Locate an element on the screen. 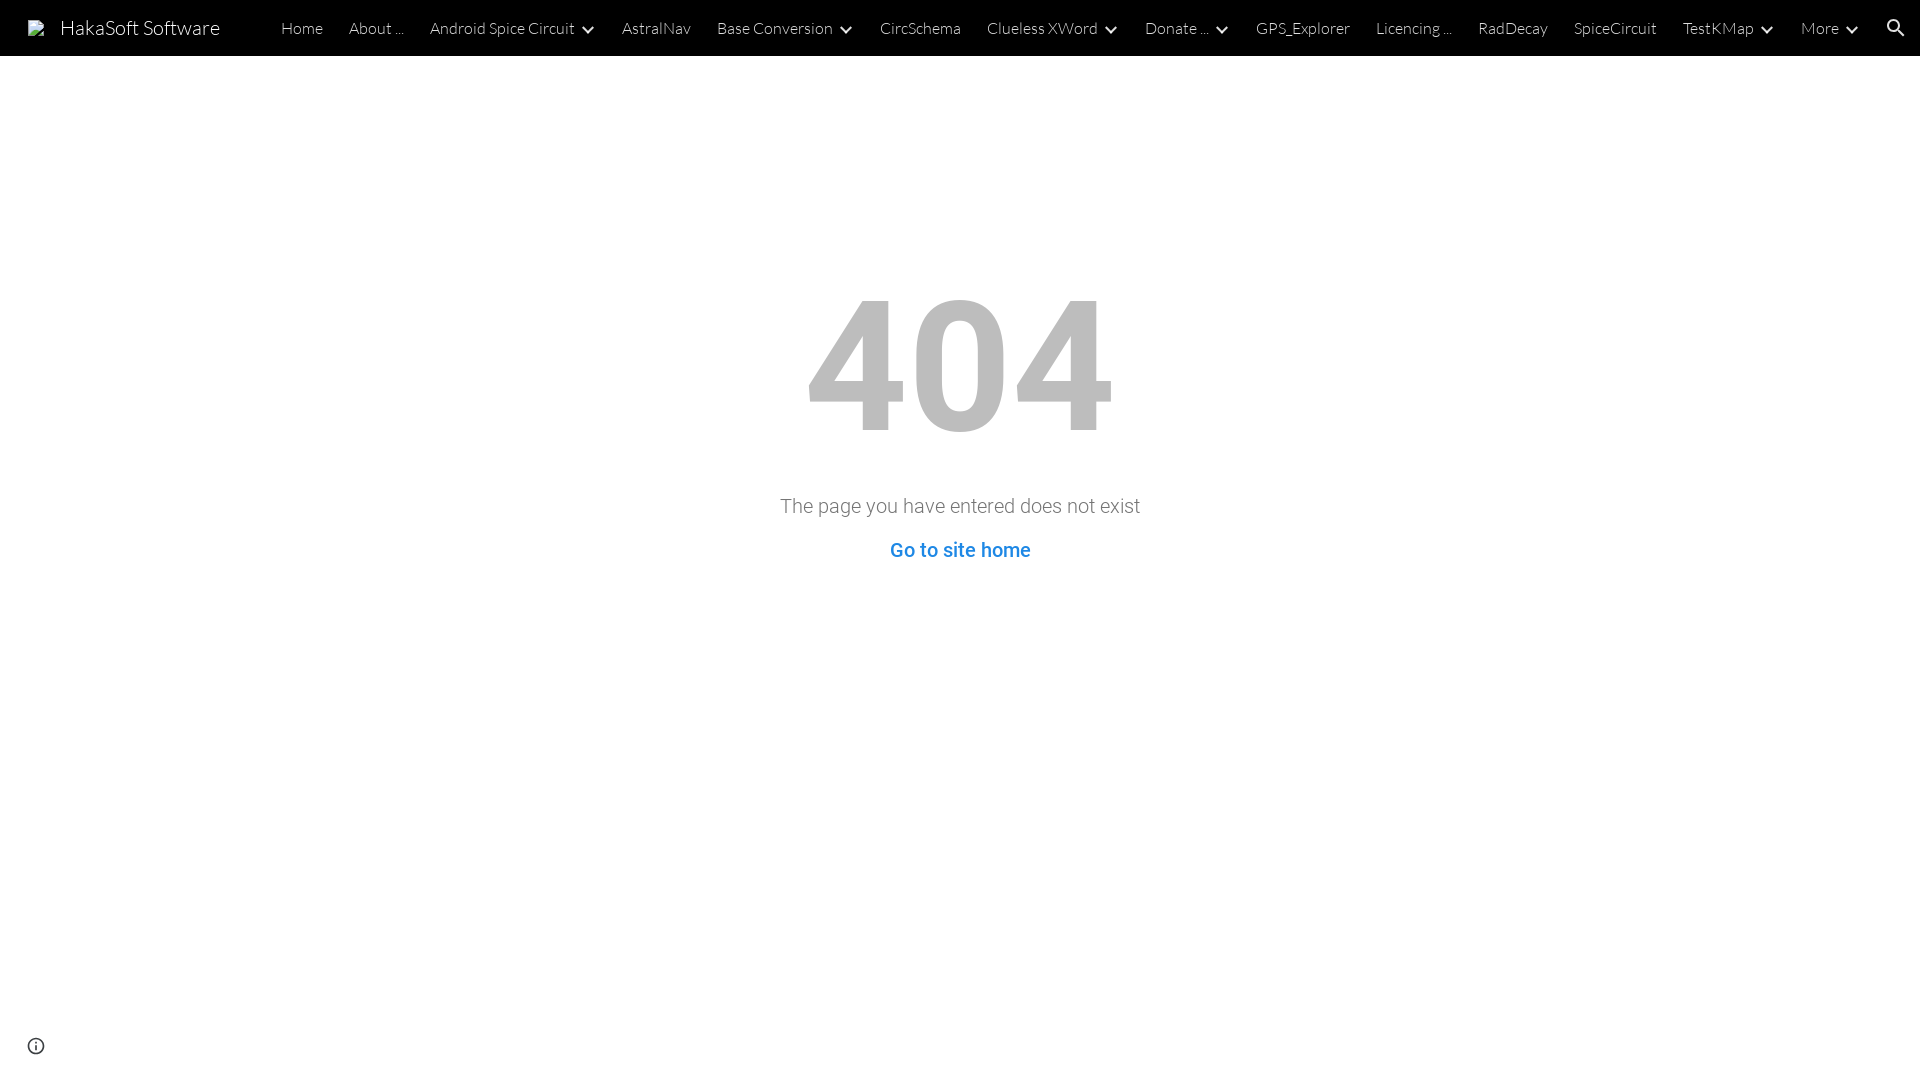 The height and width of the screenshot is (1080, 1920). 'TestKMap' is located at coordinates (1717, 27).